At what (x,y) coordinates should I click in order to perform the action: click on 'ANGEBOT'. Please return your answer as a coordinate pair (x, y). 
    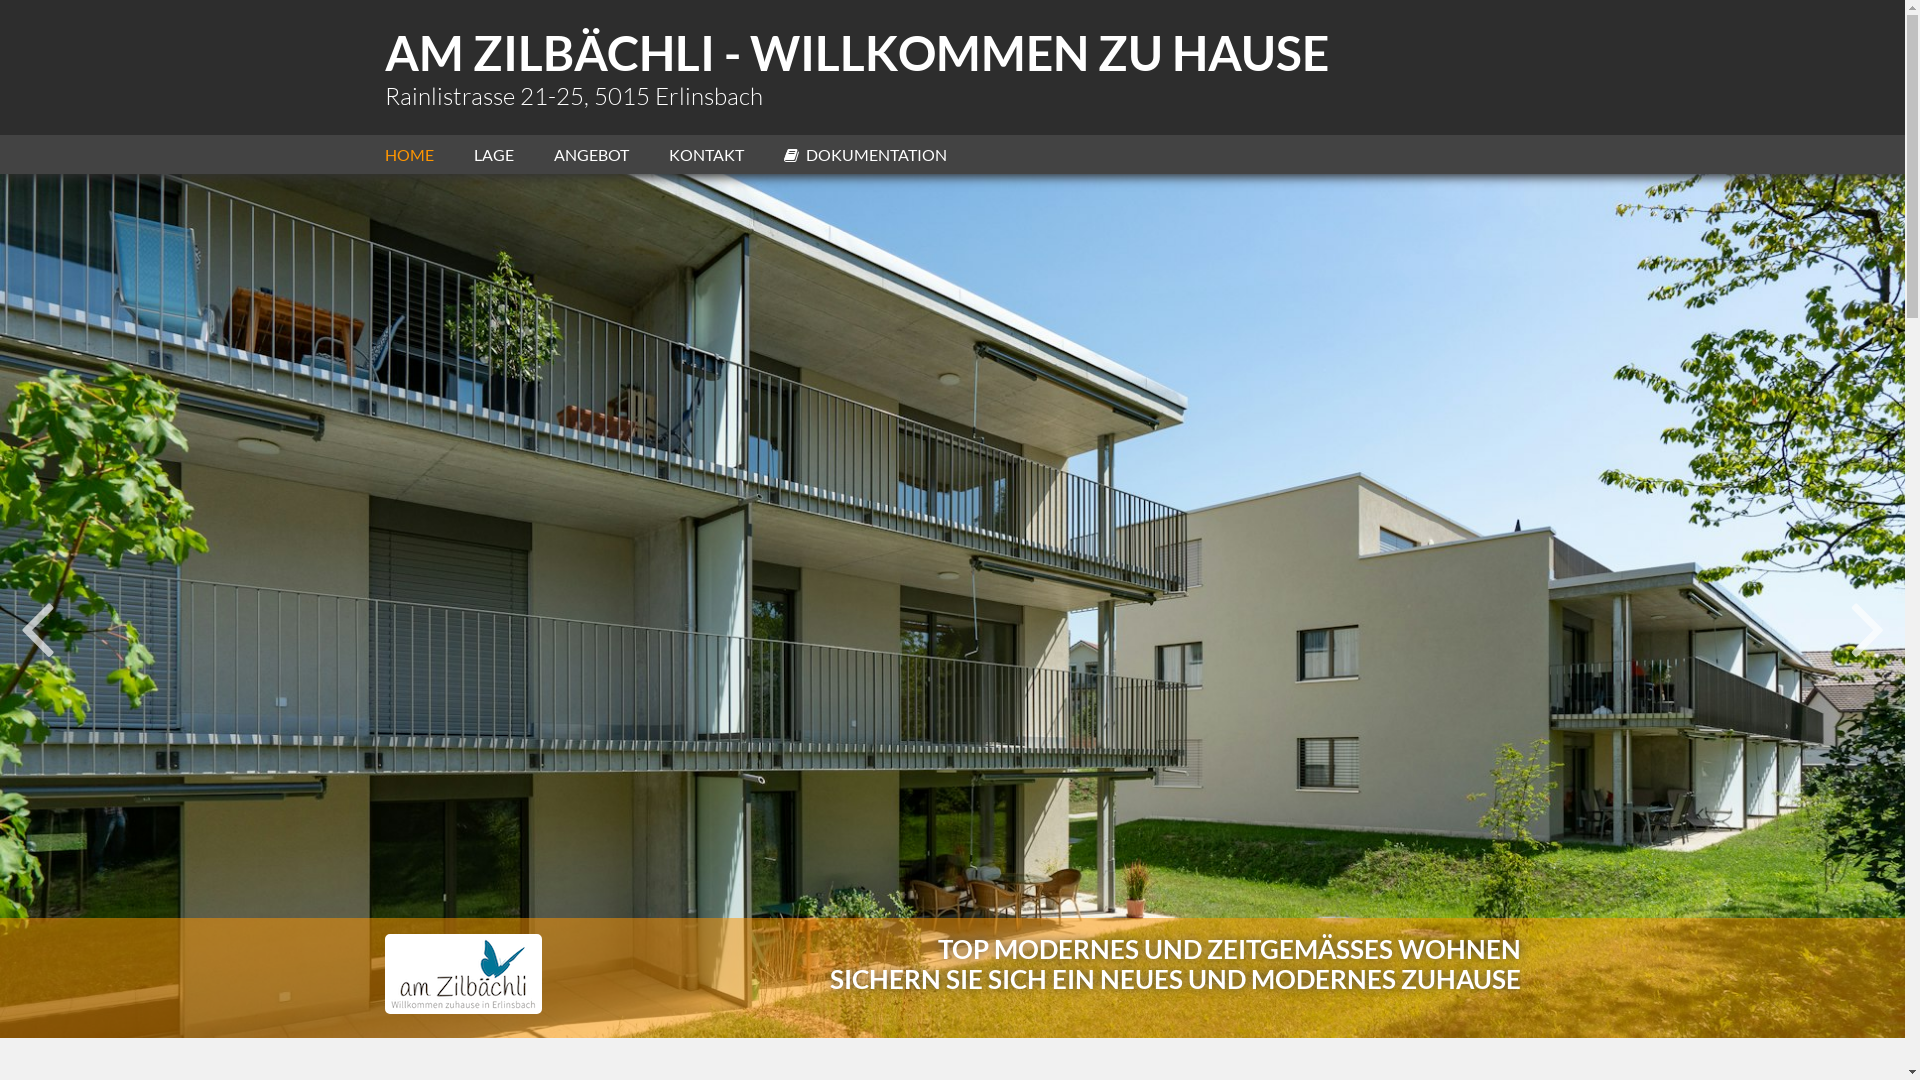
    Looking at the image, I should click on (610, 153).